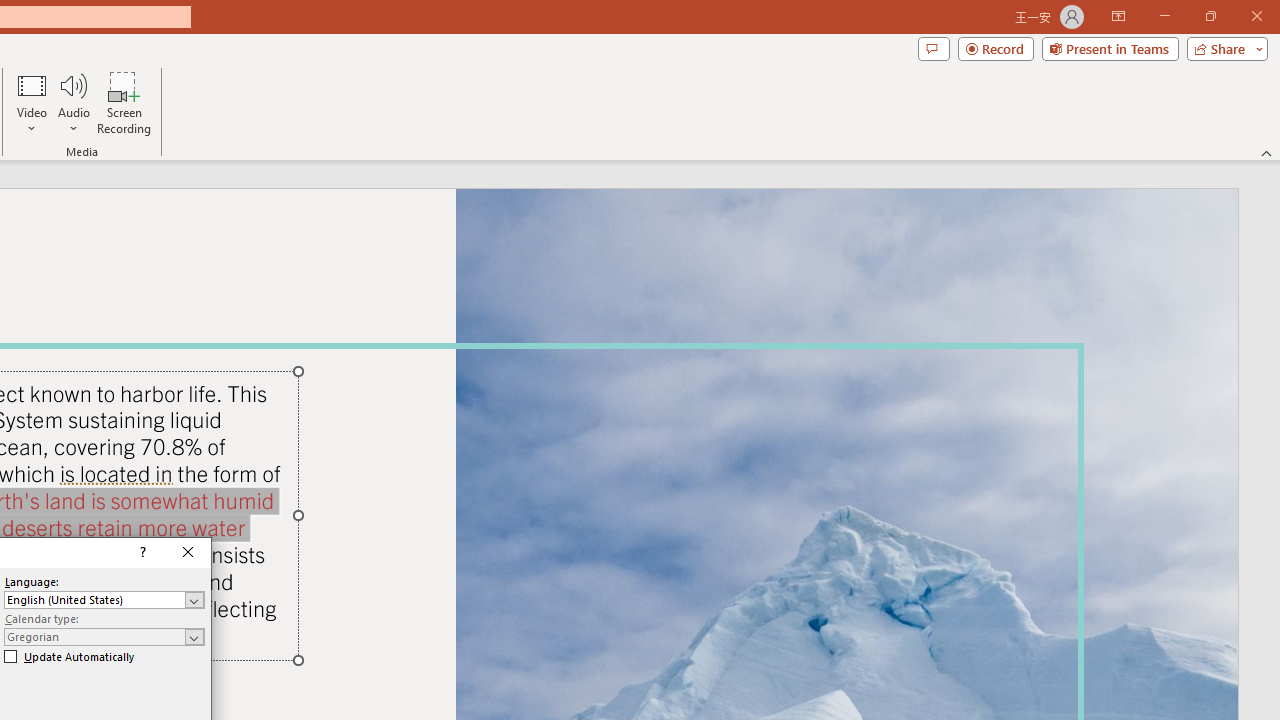 The image size is (1280, 720). Describe the element at coordinates (1222, 47) in the screenshot. I see `'Share'` at that location.